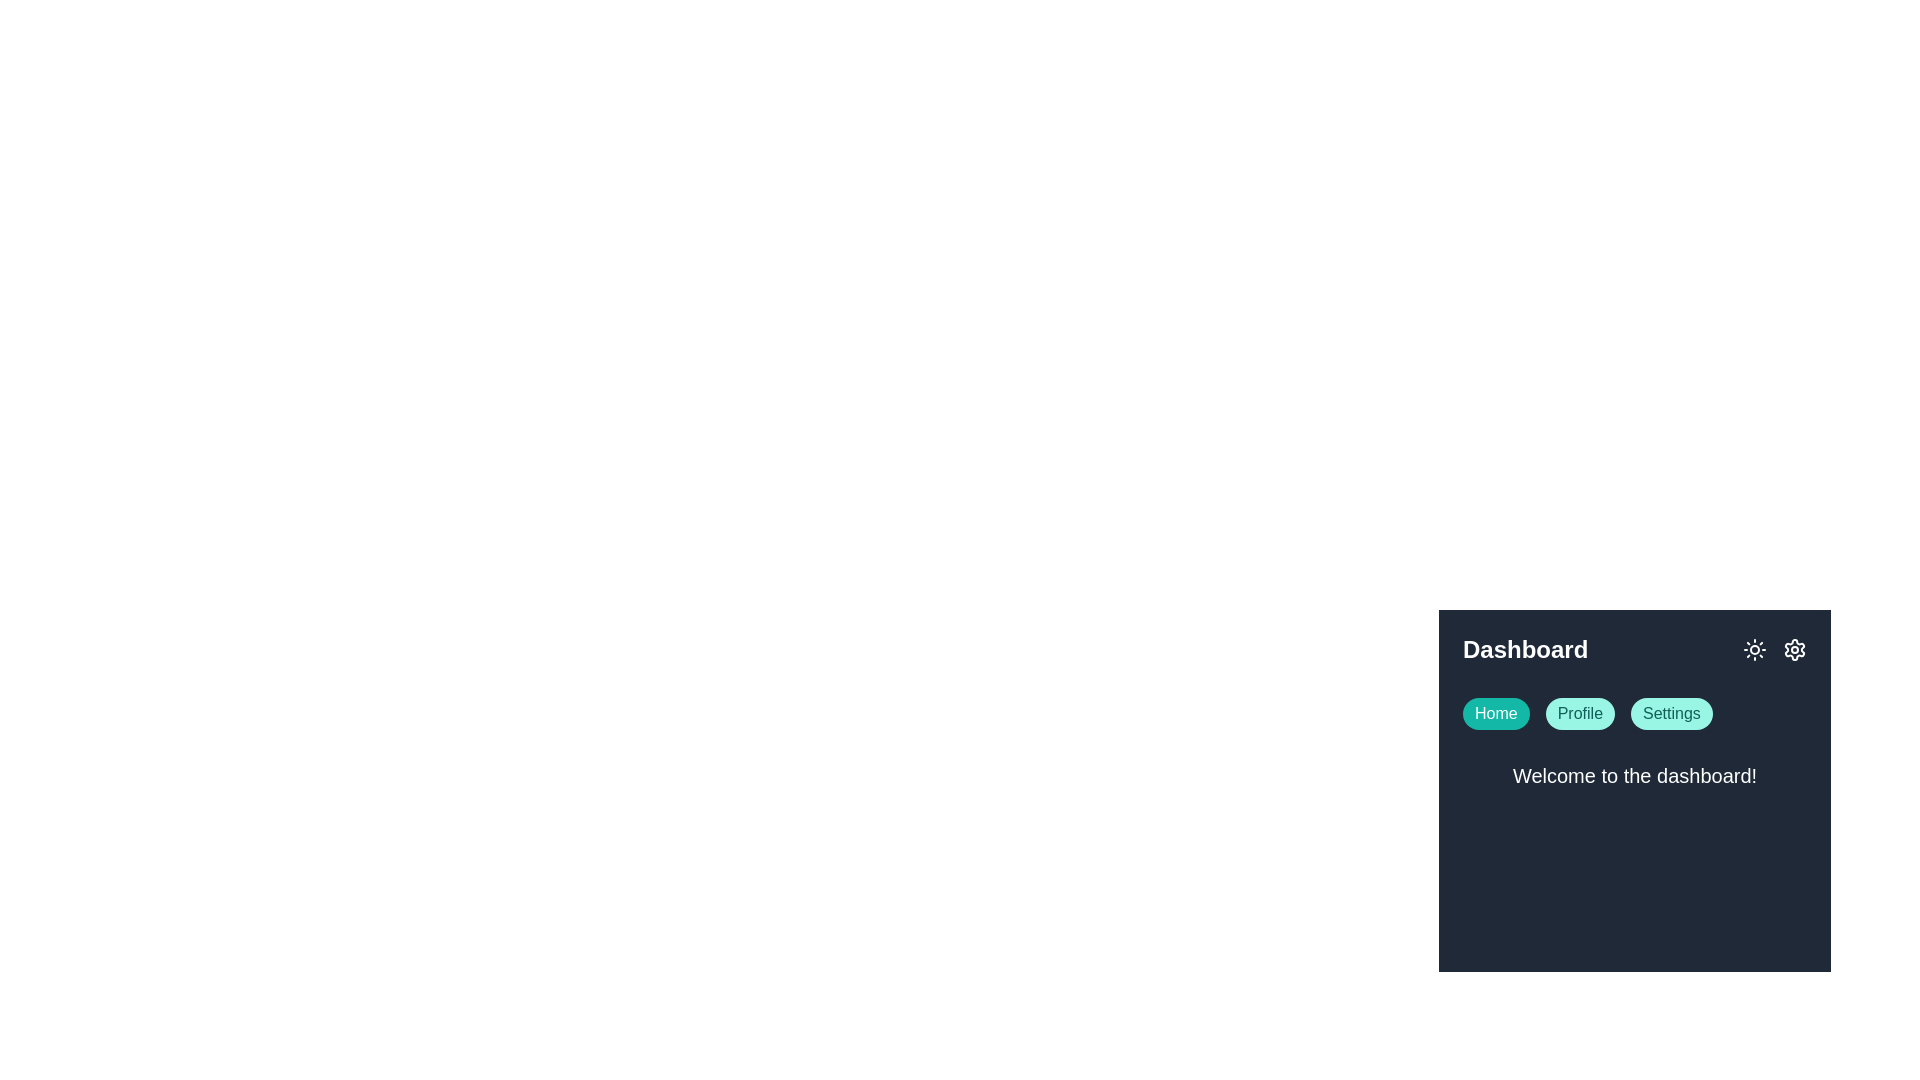 The image size is (1920, 1080). I want to click on the 'Home' navigation button located in the top-right corner of the window under the 'Dashboard' heading, so click(1496, 712).